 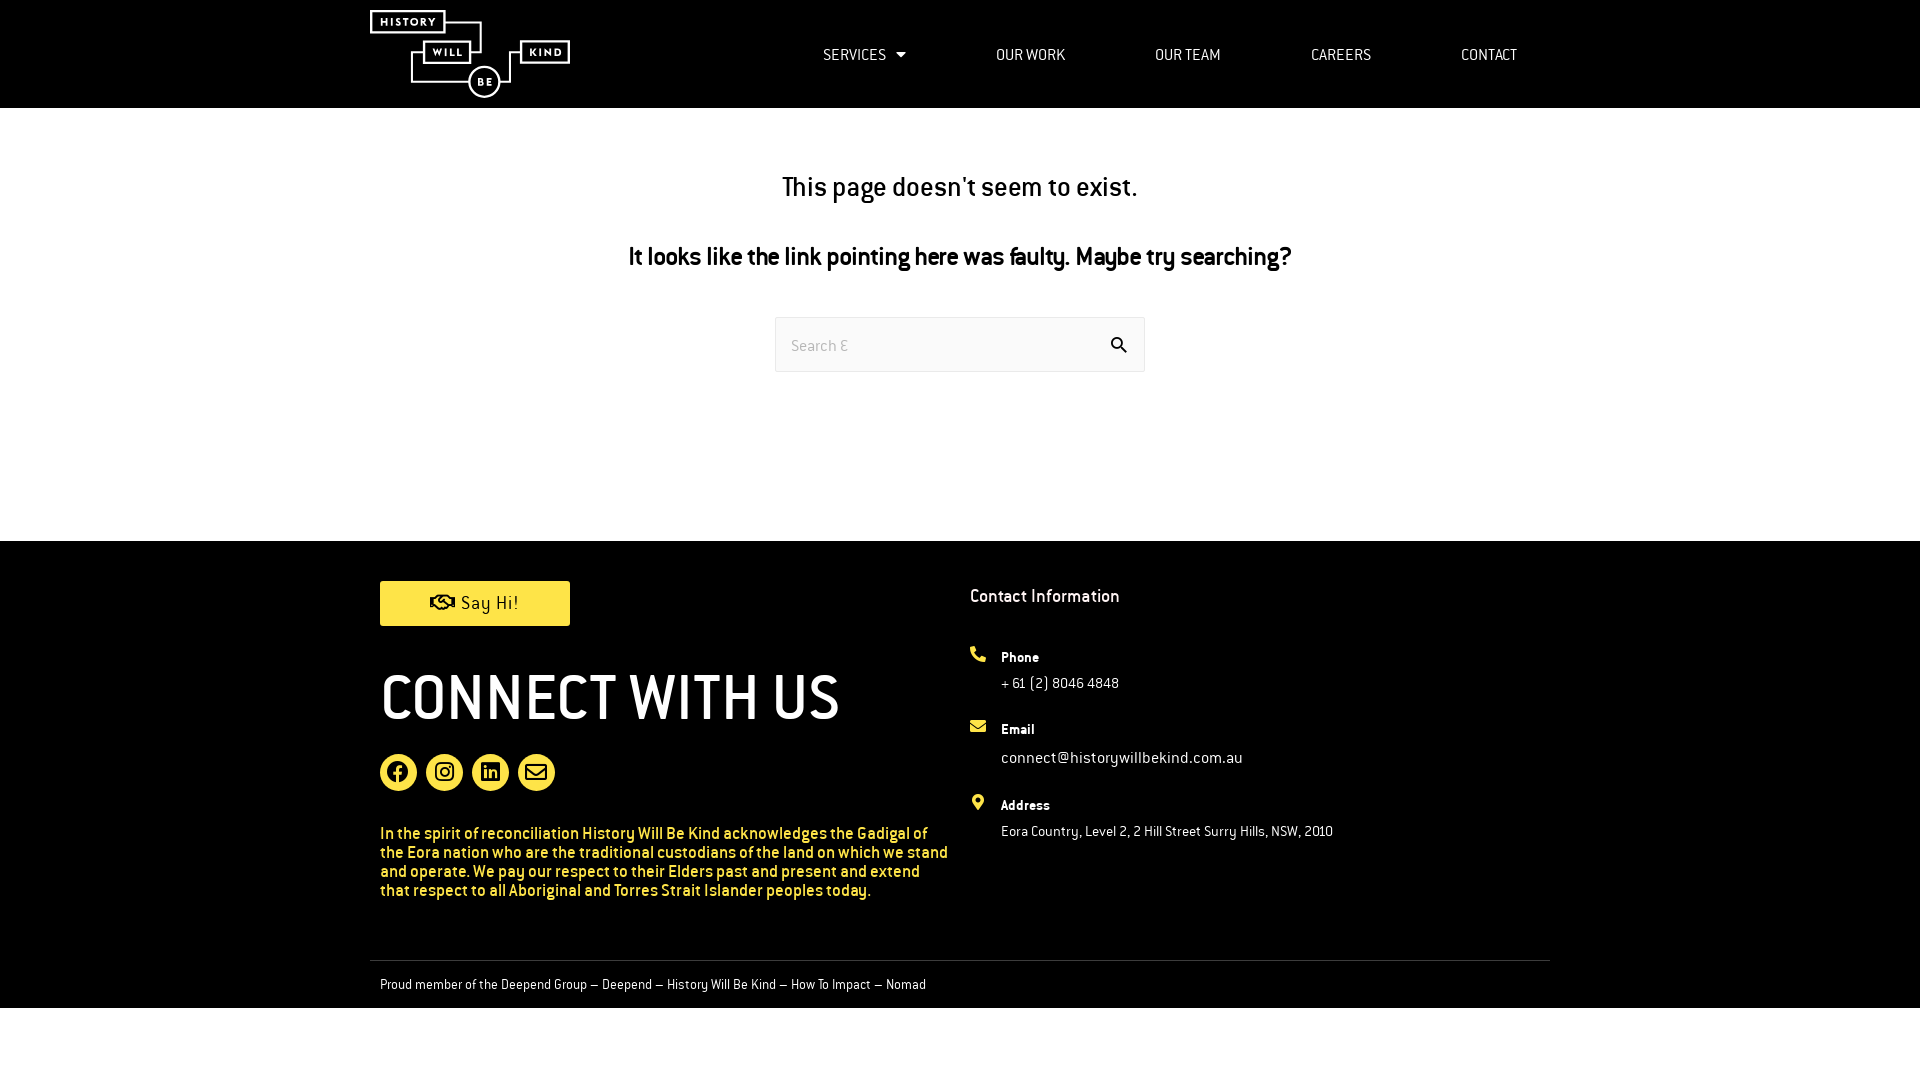 I want to click on 'SERVICES', so click(x=864, y=53).